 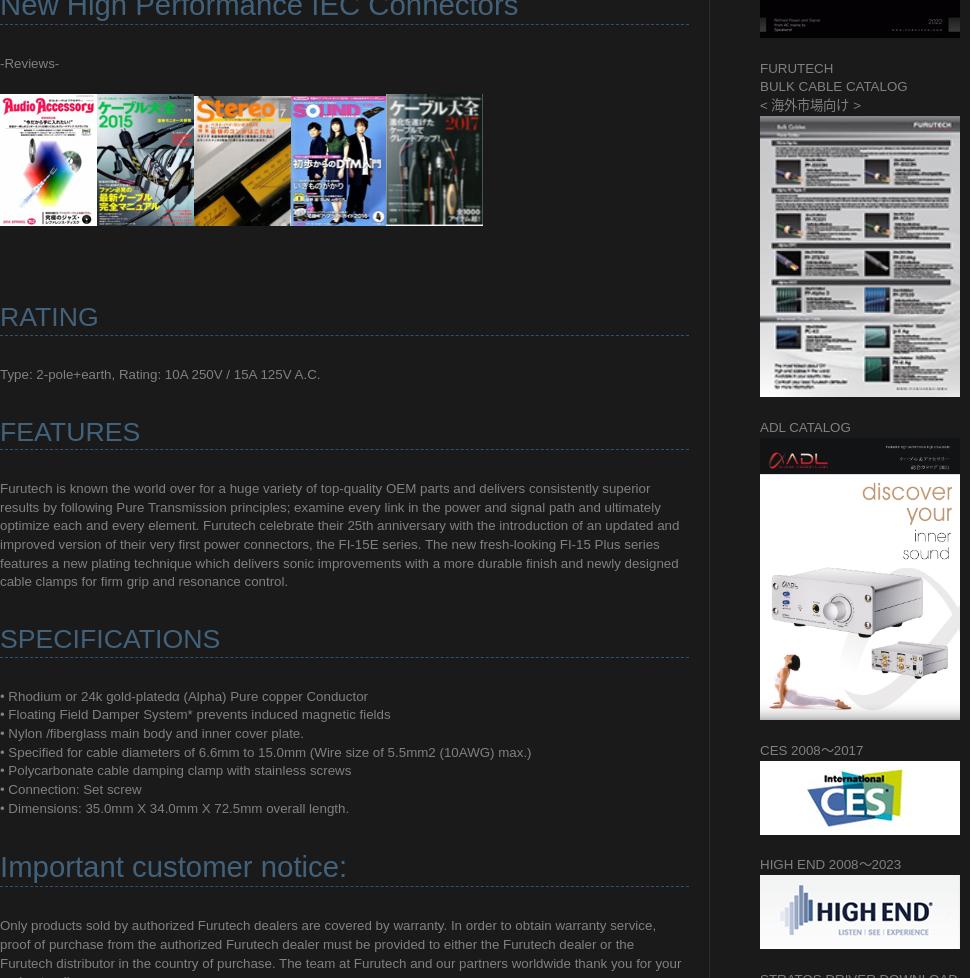 What do you see at coordinates (109, 639) in the screenshot?
I see `'SPECIFICATIONS'` at bounding box center [109, 639].